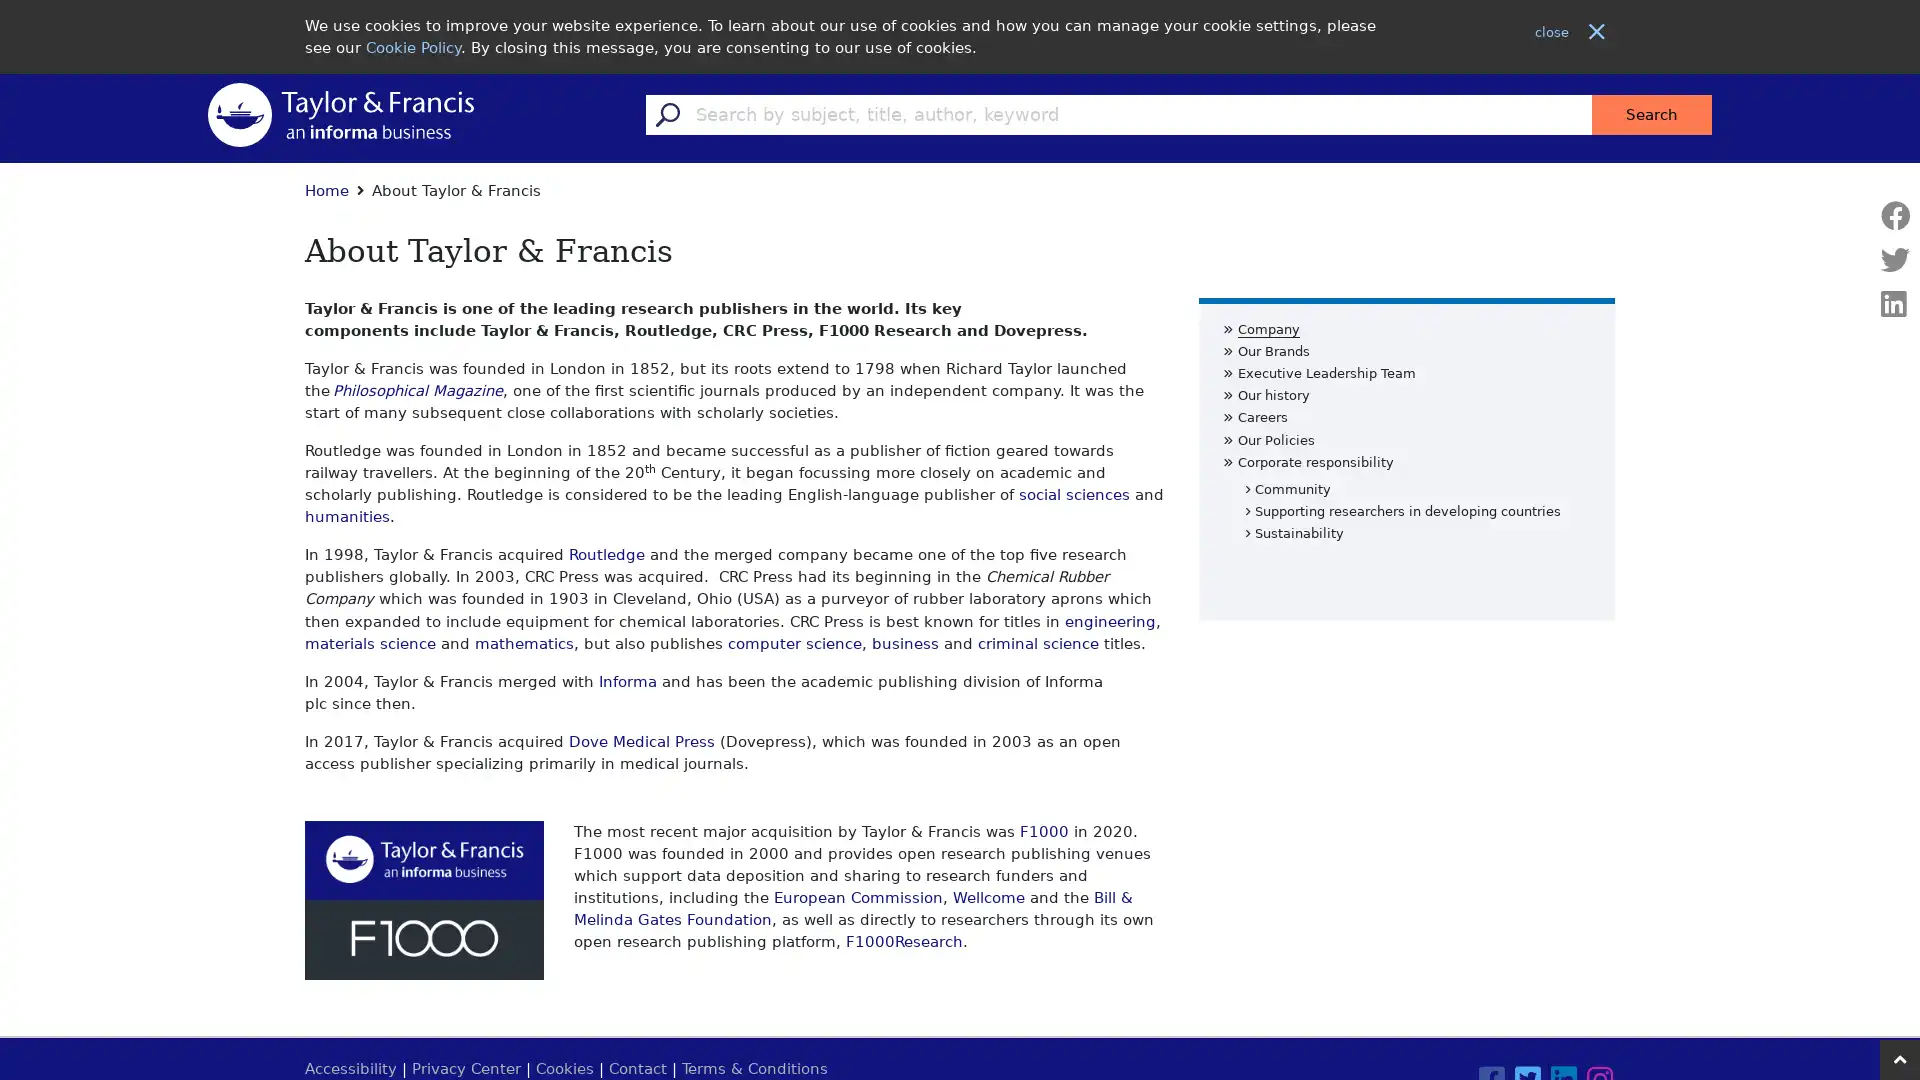  What do you see at coordinates (1651, 114) in the screenshot?
I see `Search` at bounding box center [1651, 114].